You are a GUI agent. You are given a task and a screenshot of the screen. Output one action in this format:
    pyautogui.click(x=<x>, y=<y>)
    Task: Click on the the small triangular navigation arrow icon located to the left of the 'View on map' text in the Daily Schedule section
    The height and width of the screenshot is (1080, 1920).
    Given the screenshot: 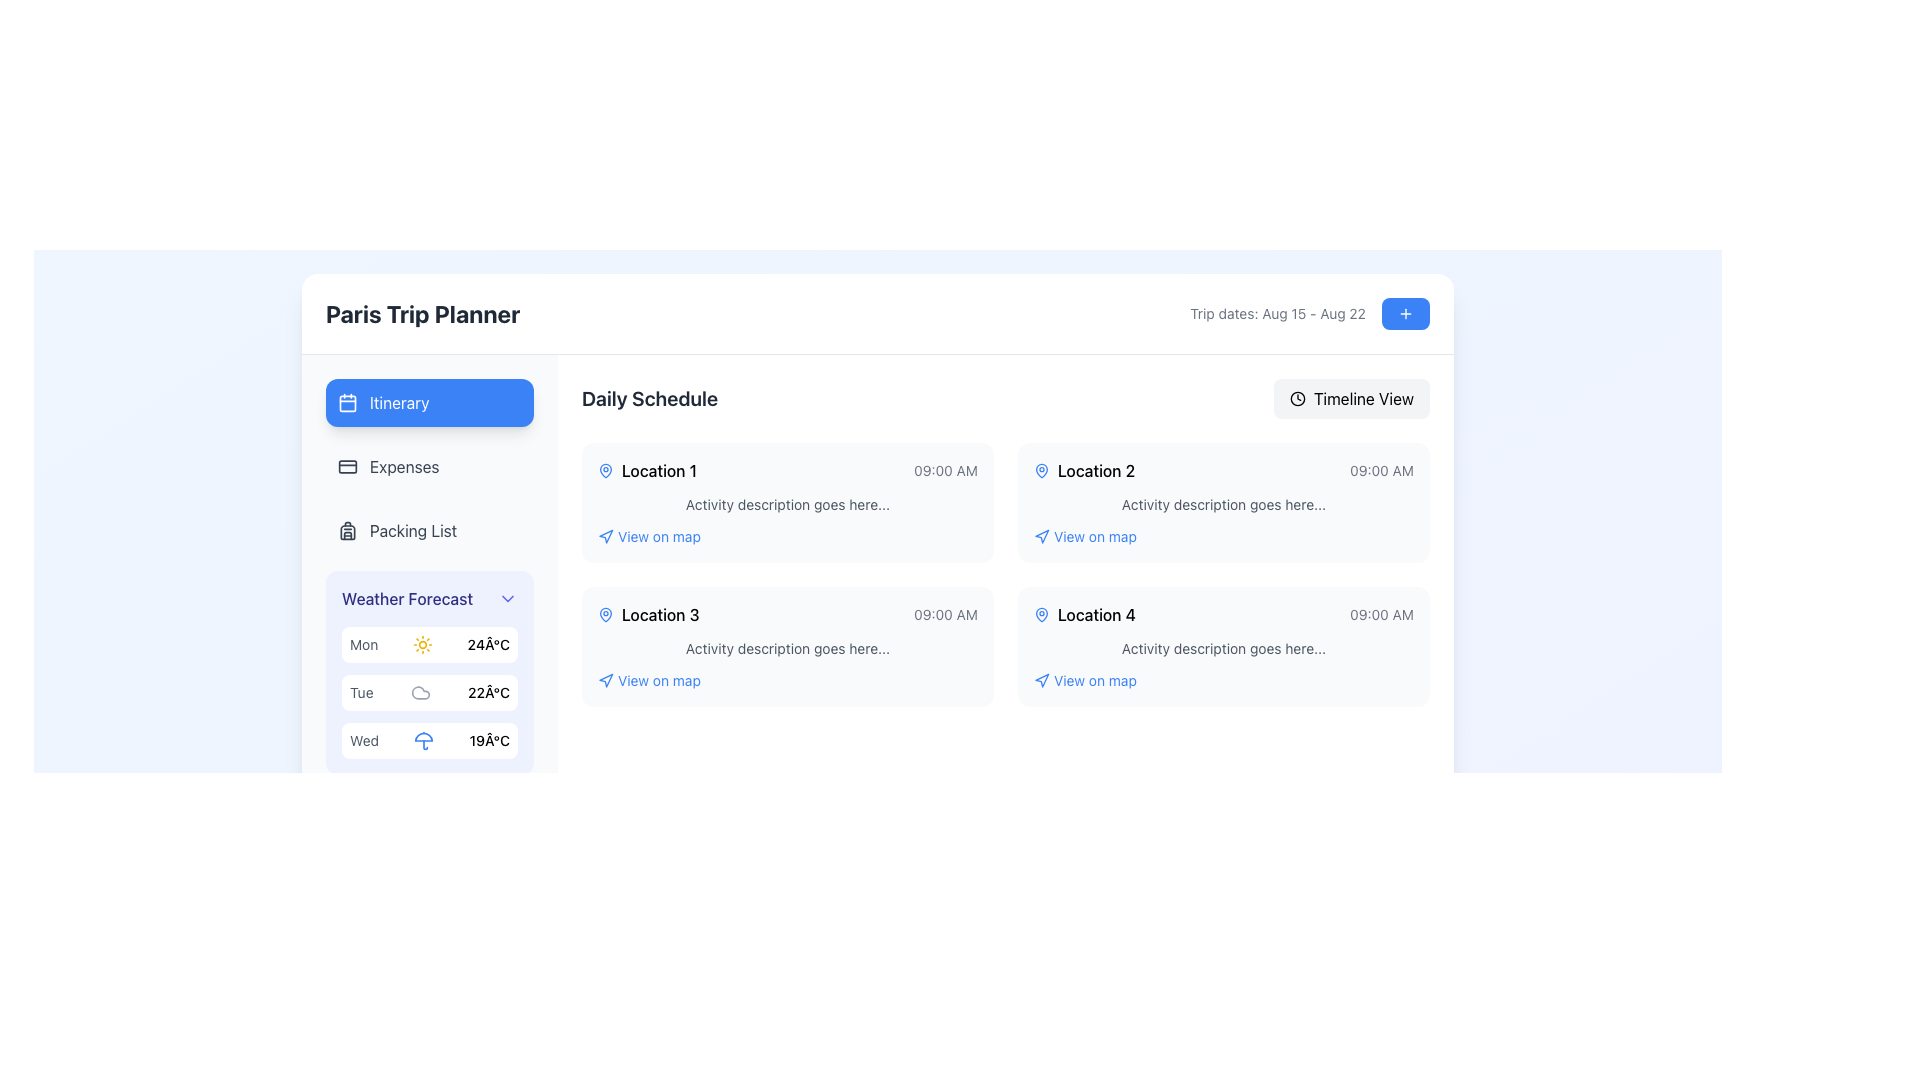 What is the action you would take?
    pyautogui.click(x=605, y=535)
    